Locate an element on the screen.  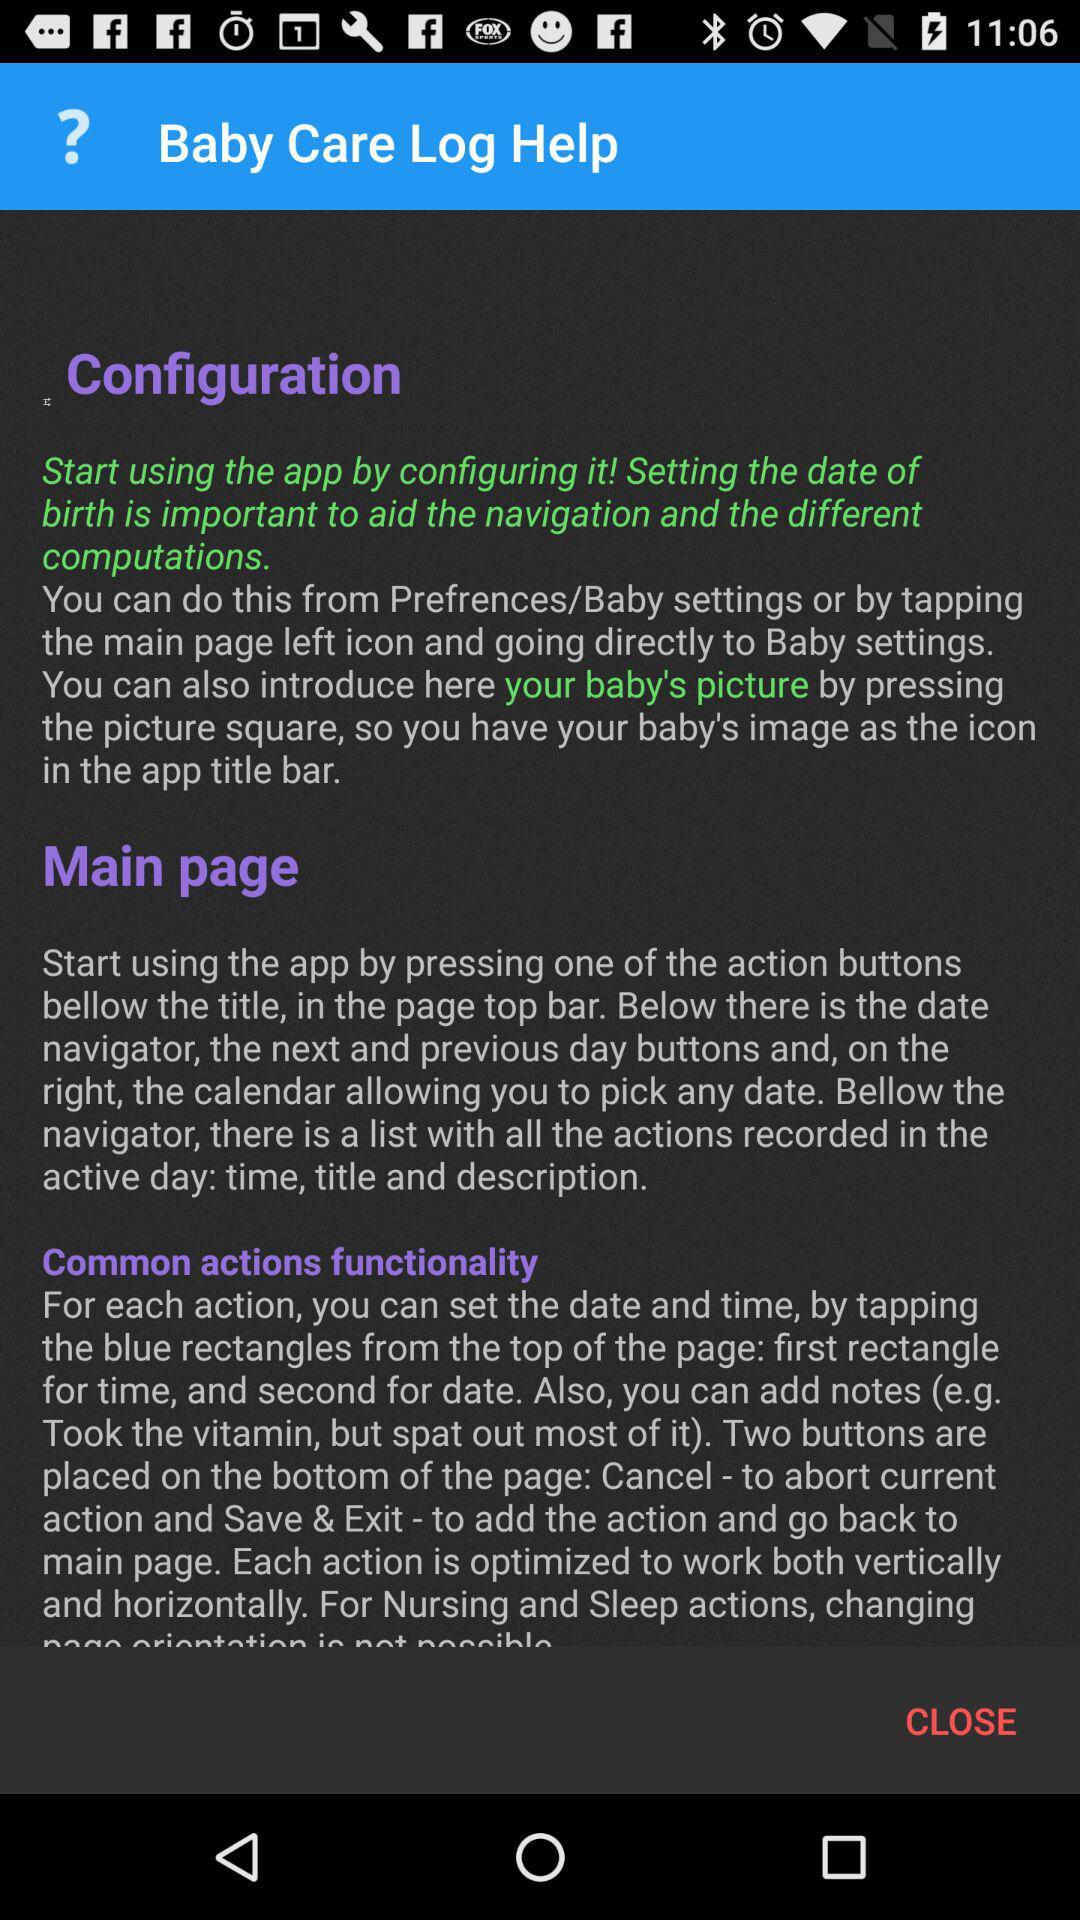
item at the bottom right corner is located at coordinates (960, 1719).